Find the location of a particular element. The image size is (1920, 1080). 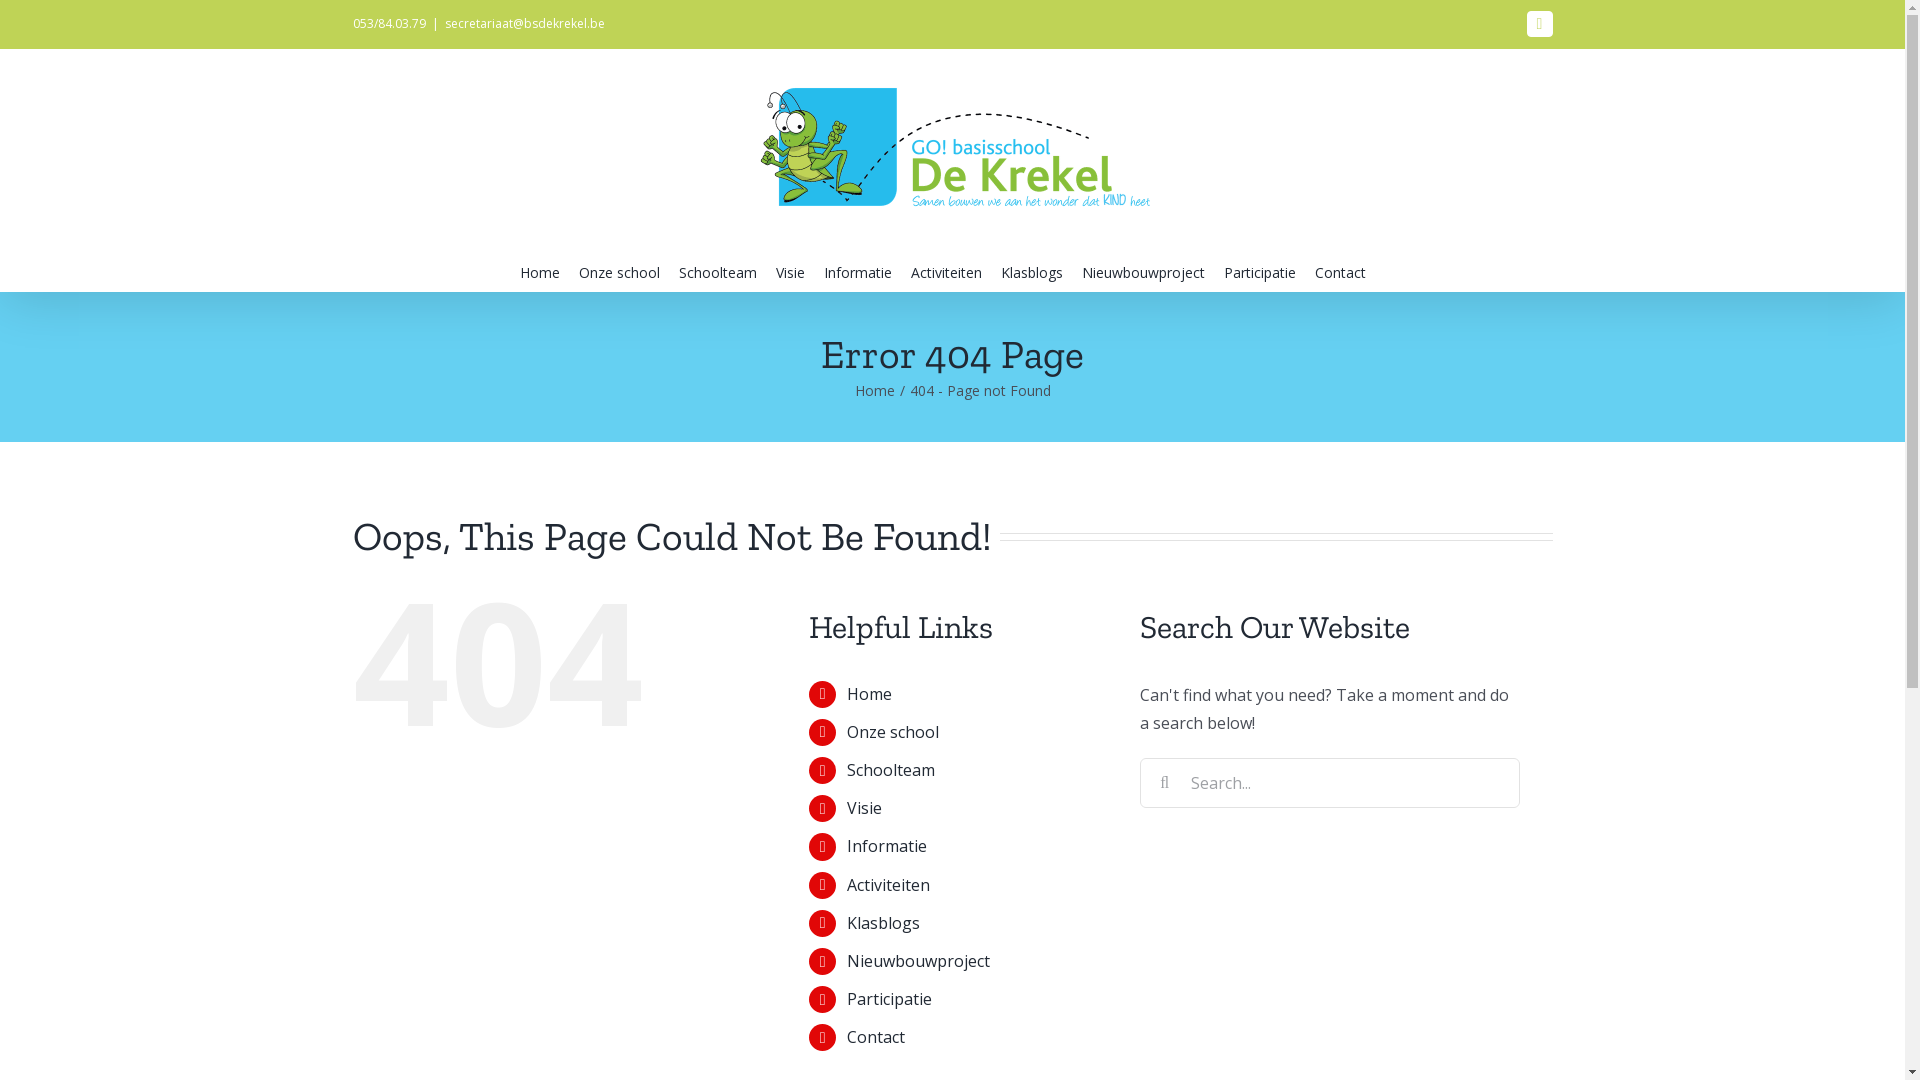

'Onze school' is located at coordinates (618, 270).